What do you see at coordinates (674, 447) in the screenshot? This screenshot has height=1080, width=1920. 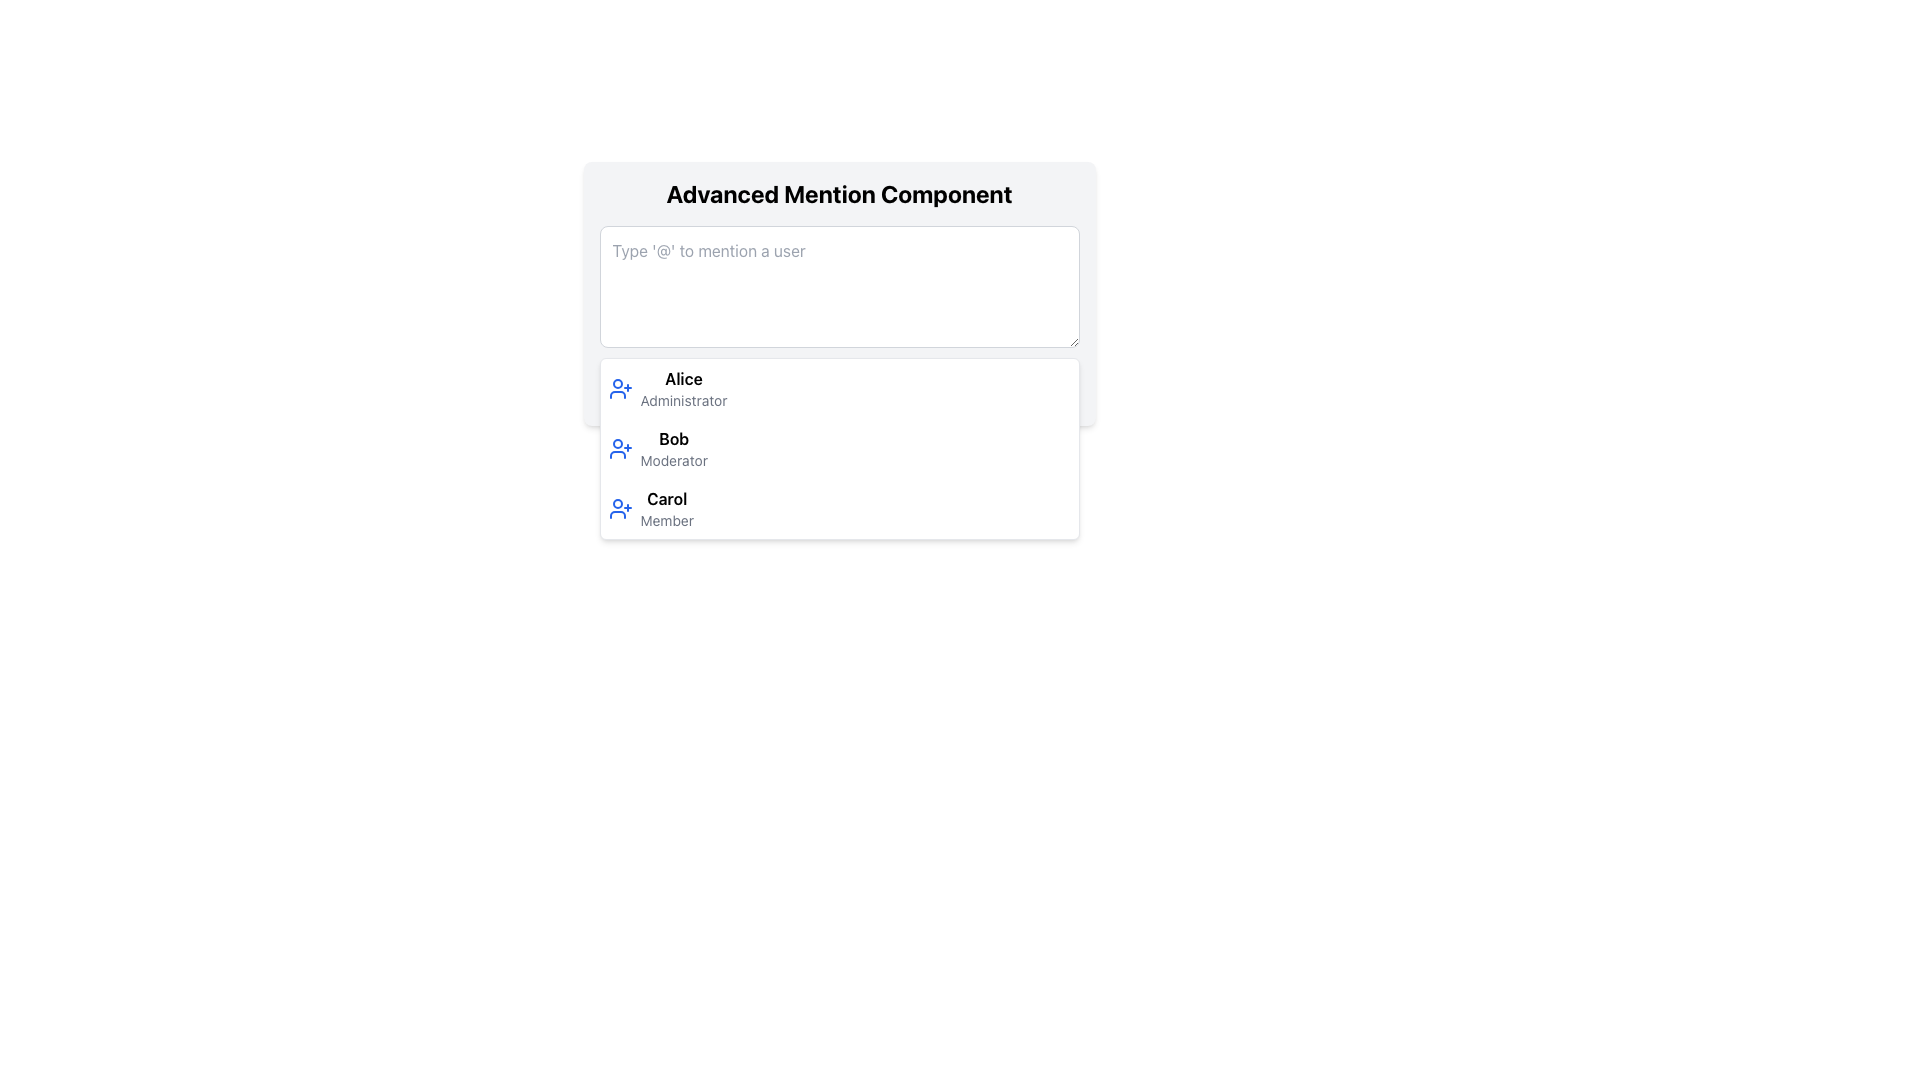 I see `the text label displaying the name 'Bob'` at bounding box center [674, 447].